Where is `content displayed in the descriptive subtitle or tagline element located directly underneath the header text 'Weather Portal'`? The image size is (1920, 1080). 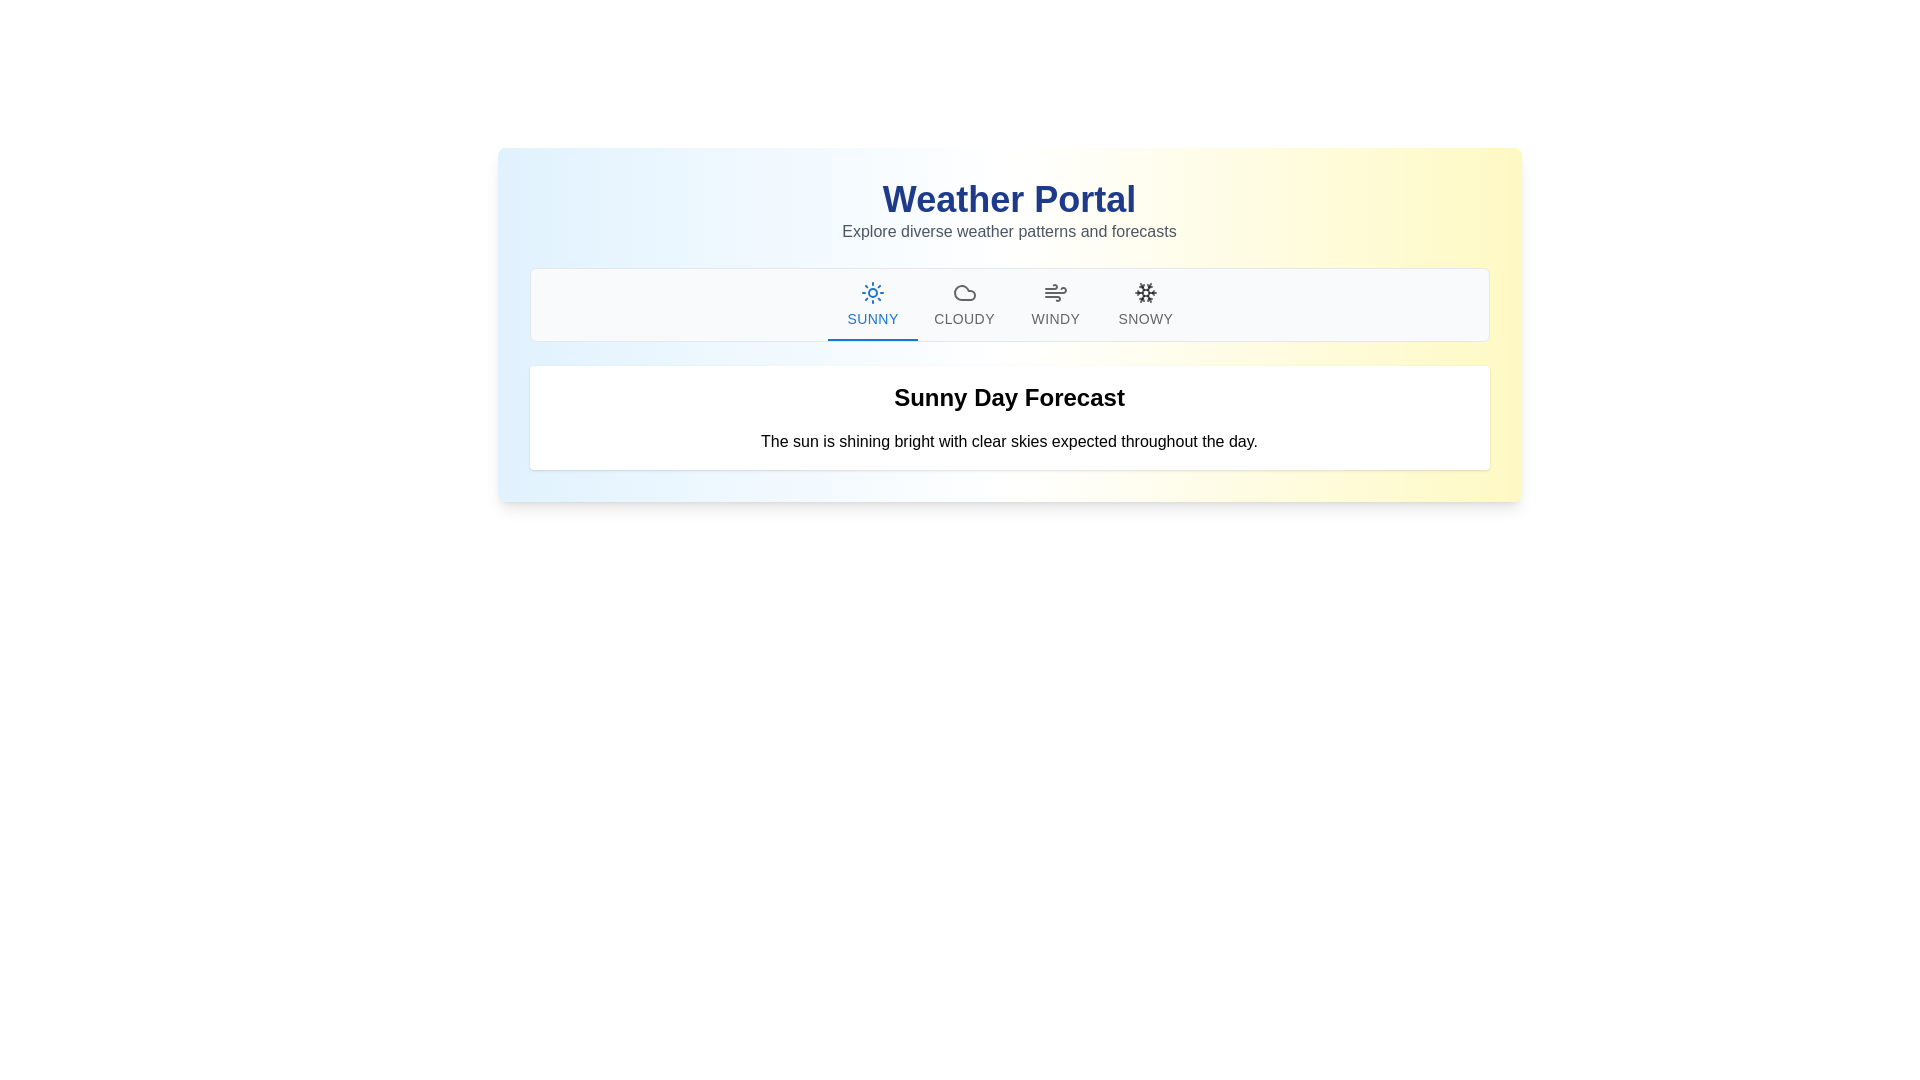 content displayed in the descriptive subtitle or tagline element located directly underneath the header text 'Weather Portal' is located at coordinates (1009, 230).